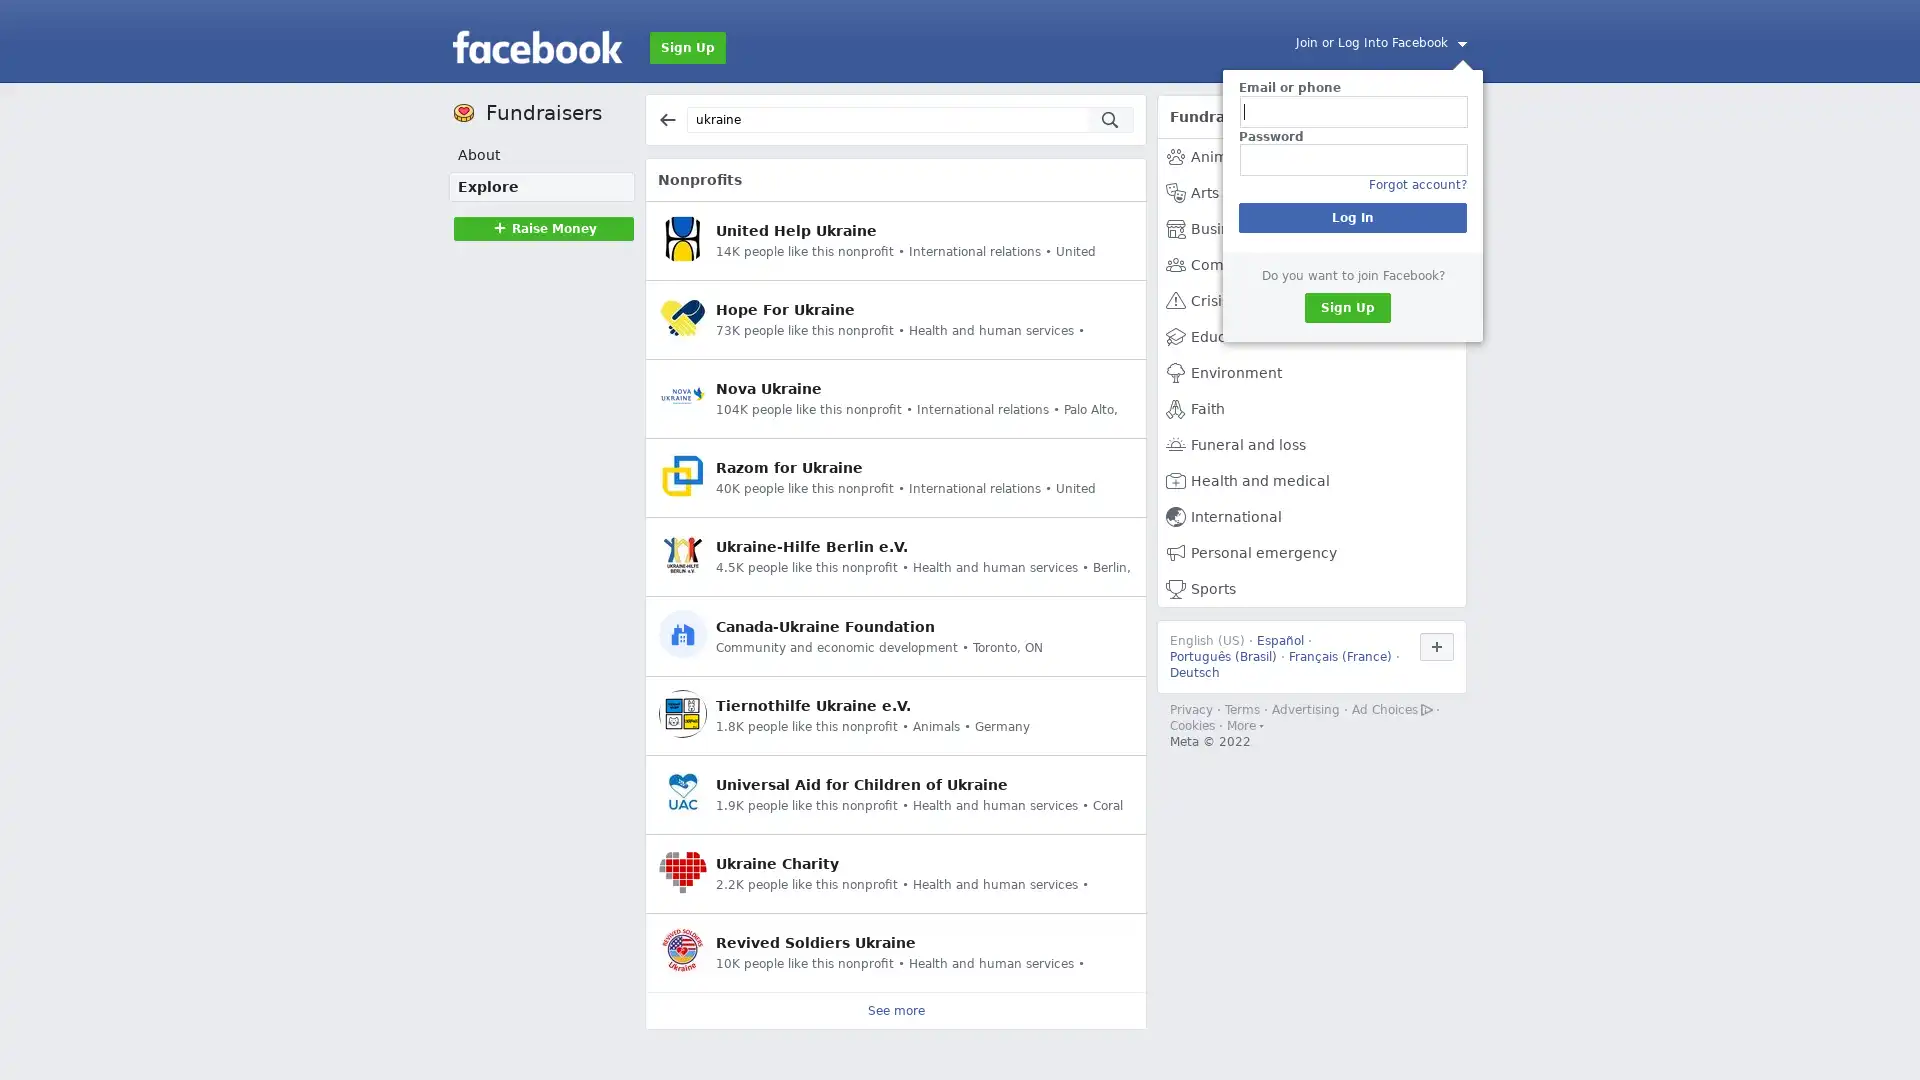  Describe the element at coordinates (1280, 640) in the screenshot. I see `Espanol` at that location.